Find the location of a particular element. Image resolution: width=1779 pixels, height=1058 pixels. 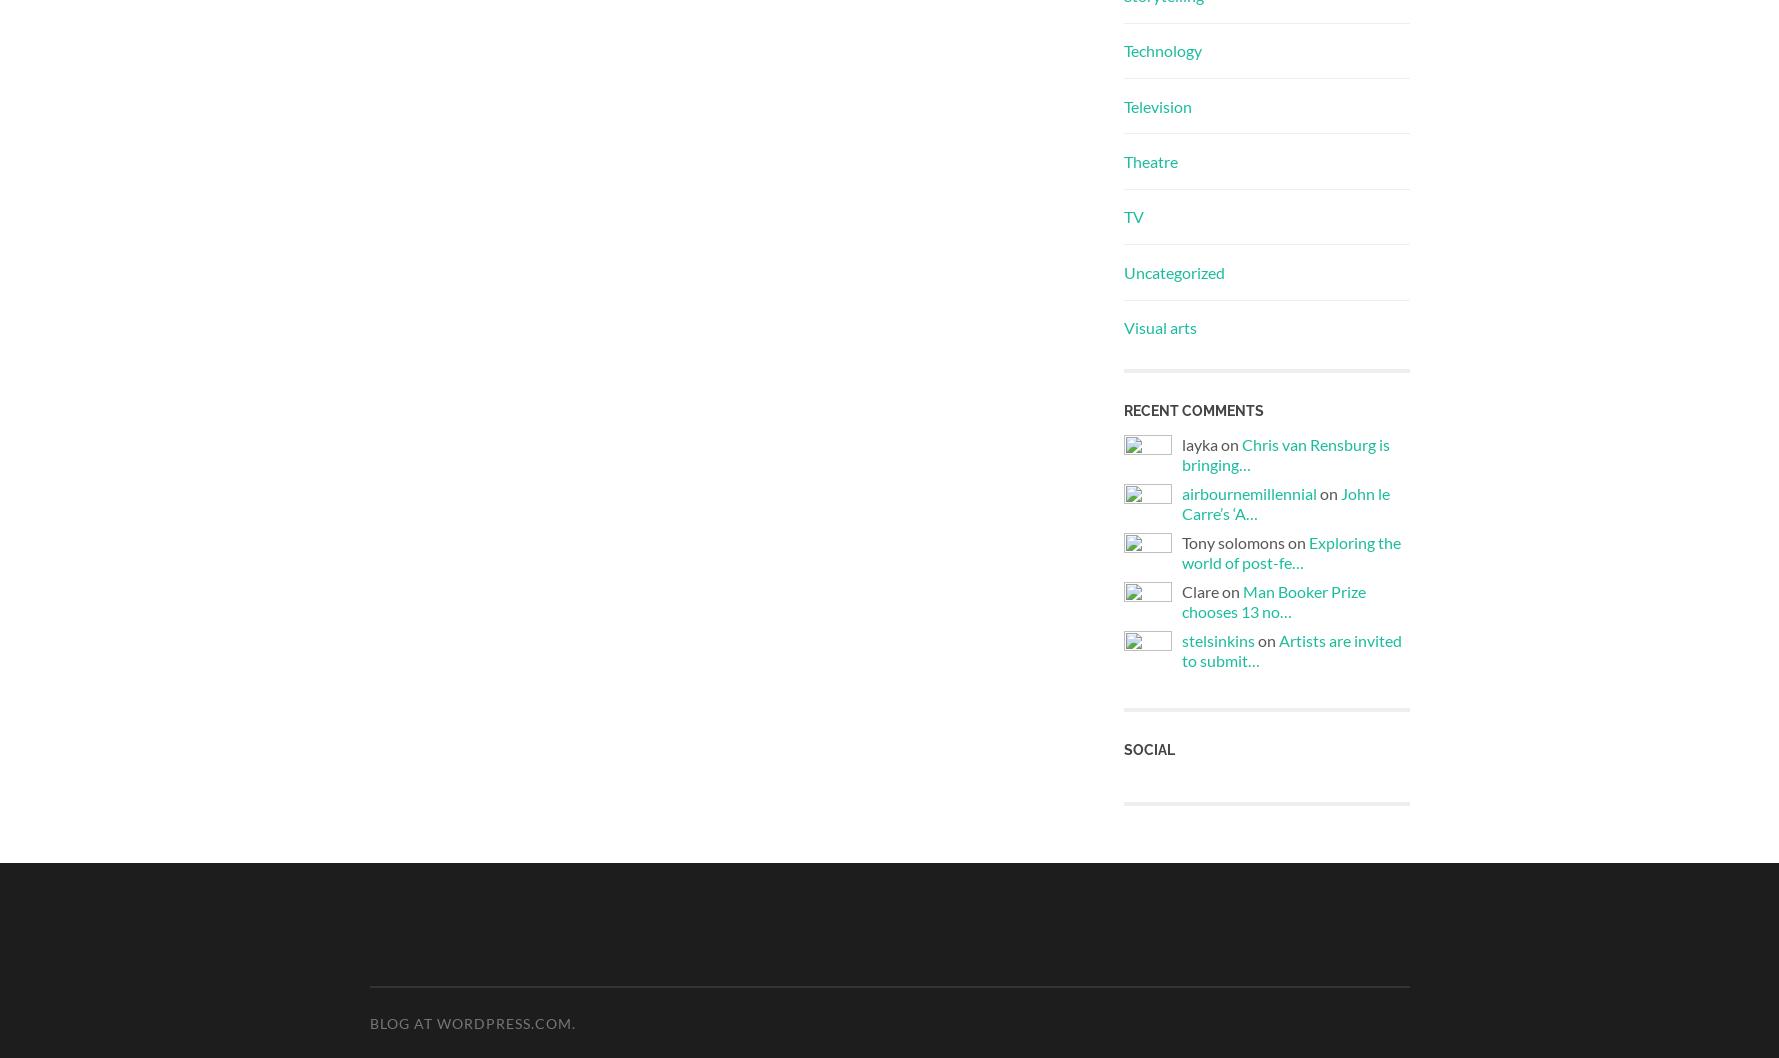

'Chris van Rensburg is bringing…' is located at coordinates (1284, 452).